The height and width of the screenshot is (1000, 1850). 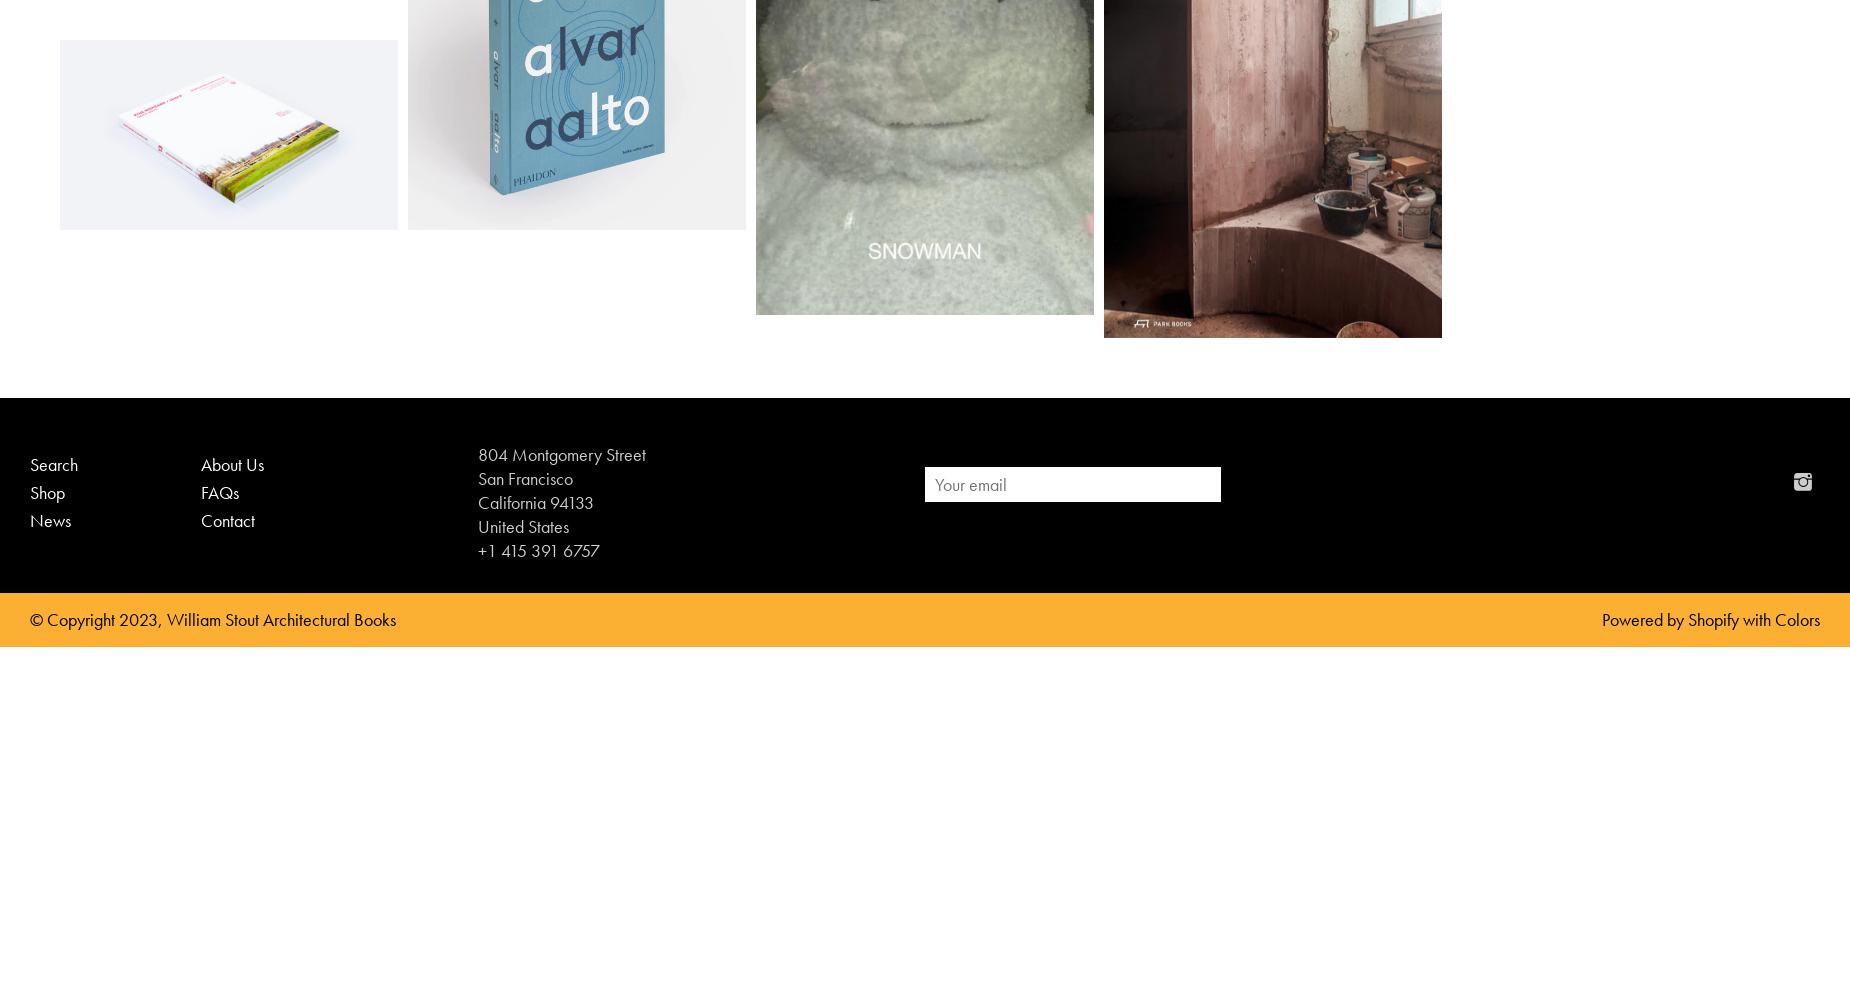 I want to click on '$29.95', so click(x=191, y=201).